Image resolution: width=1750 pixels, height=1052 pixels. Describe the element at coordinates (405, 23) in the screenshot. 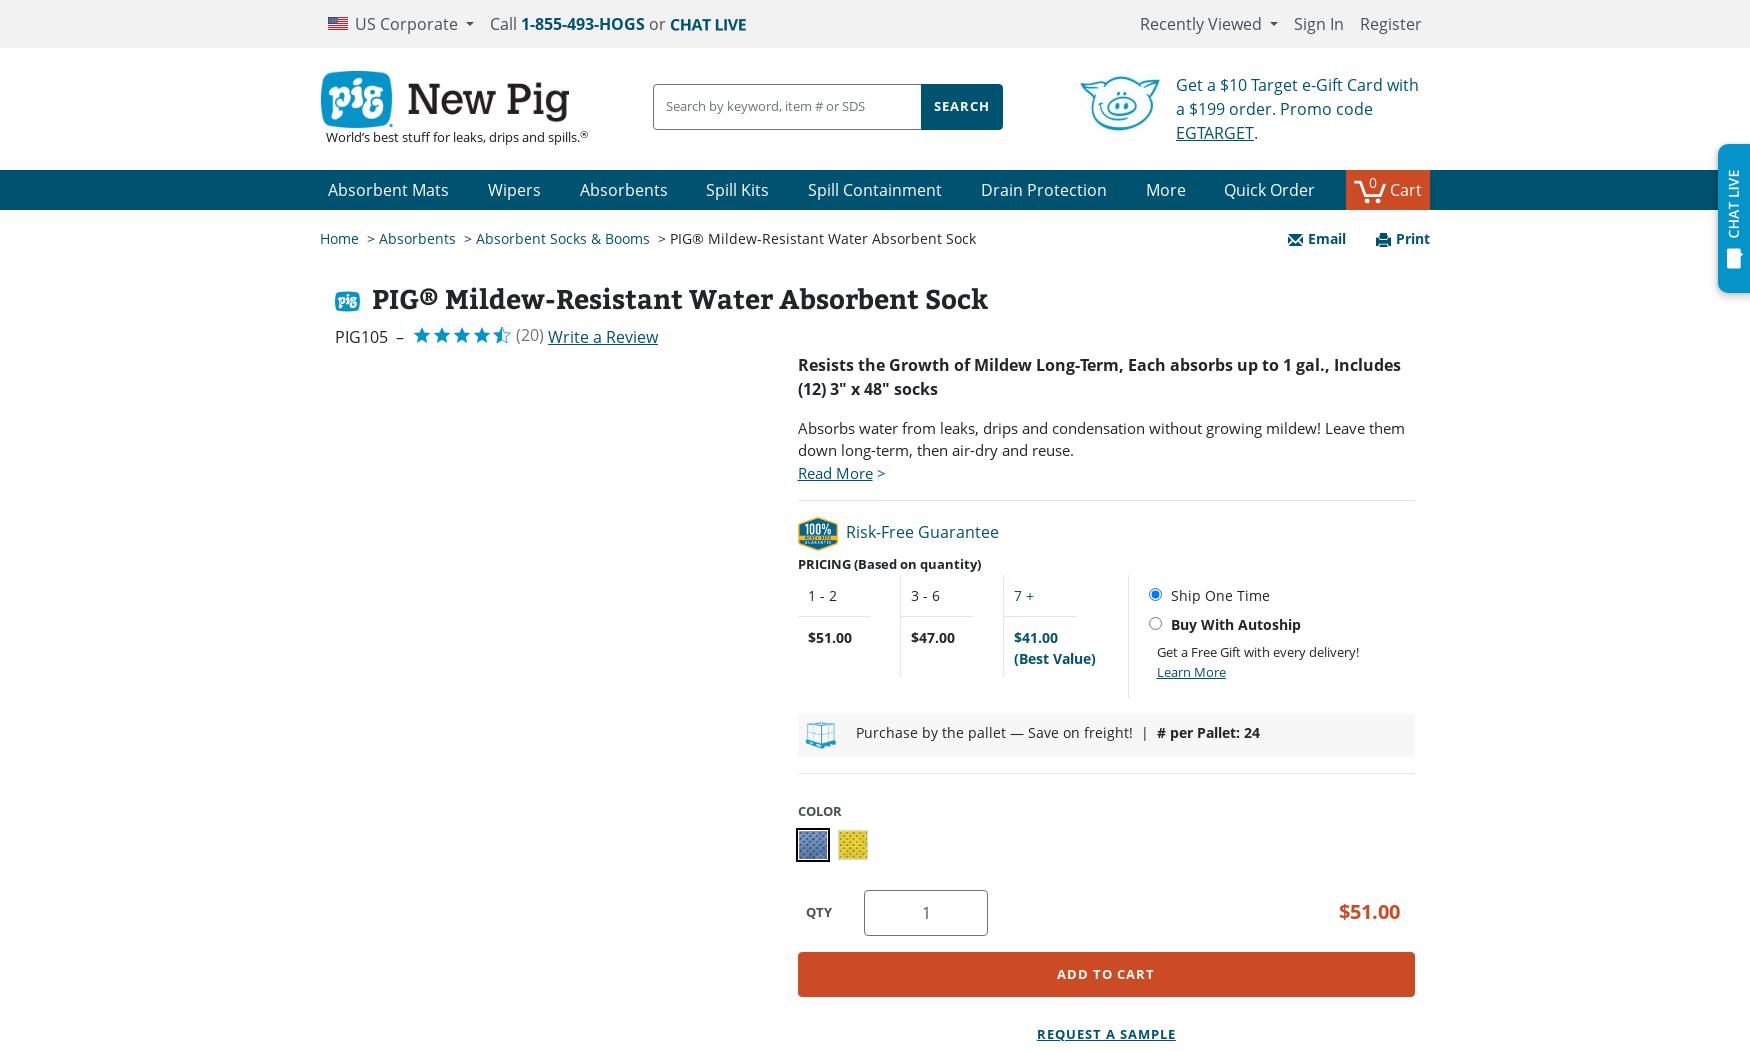

I see `'US Corporate'` at that location.